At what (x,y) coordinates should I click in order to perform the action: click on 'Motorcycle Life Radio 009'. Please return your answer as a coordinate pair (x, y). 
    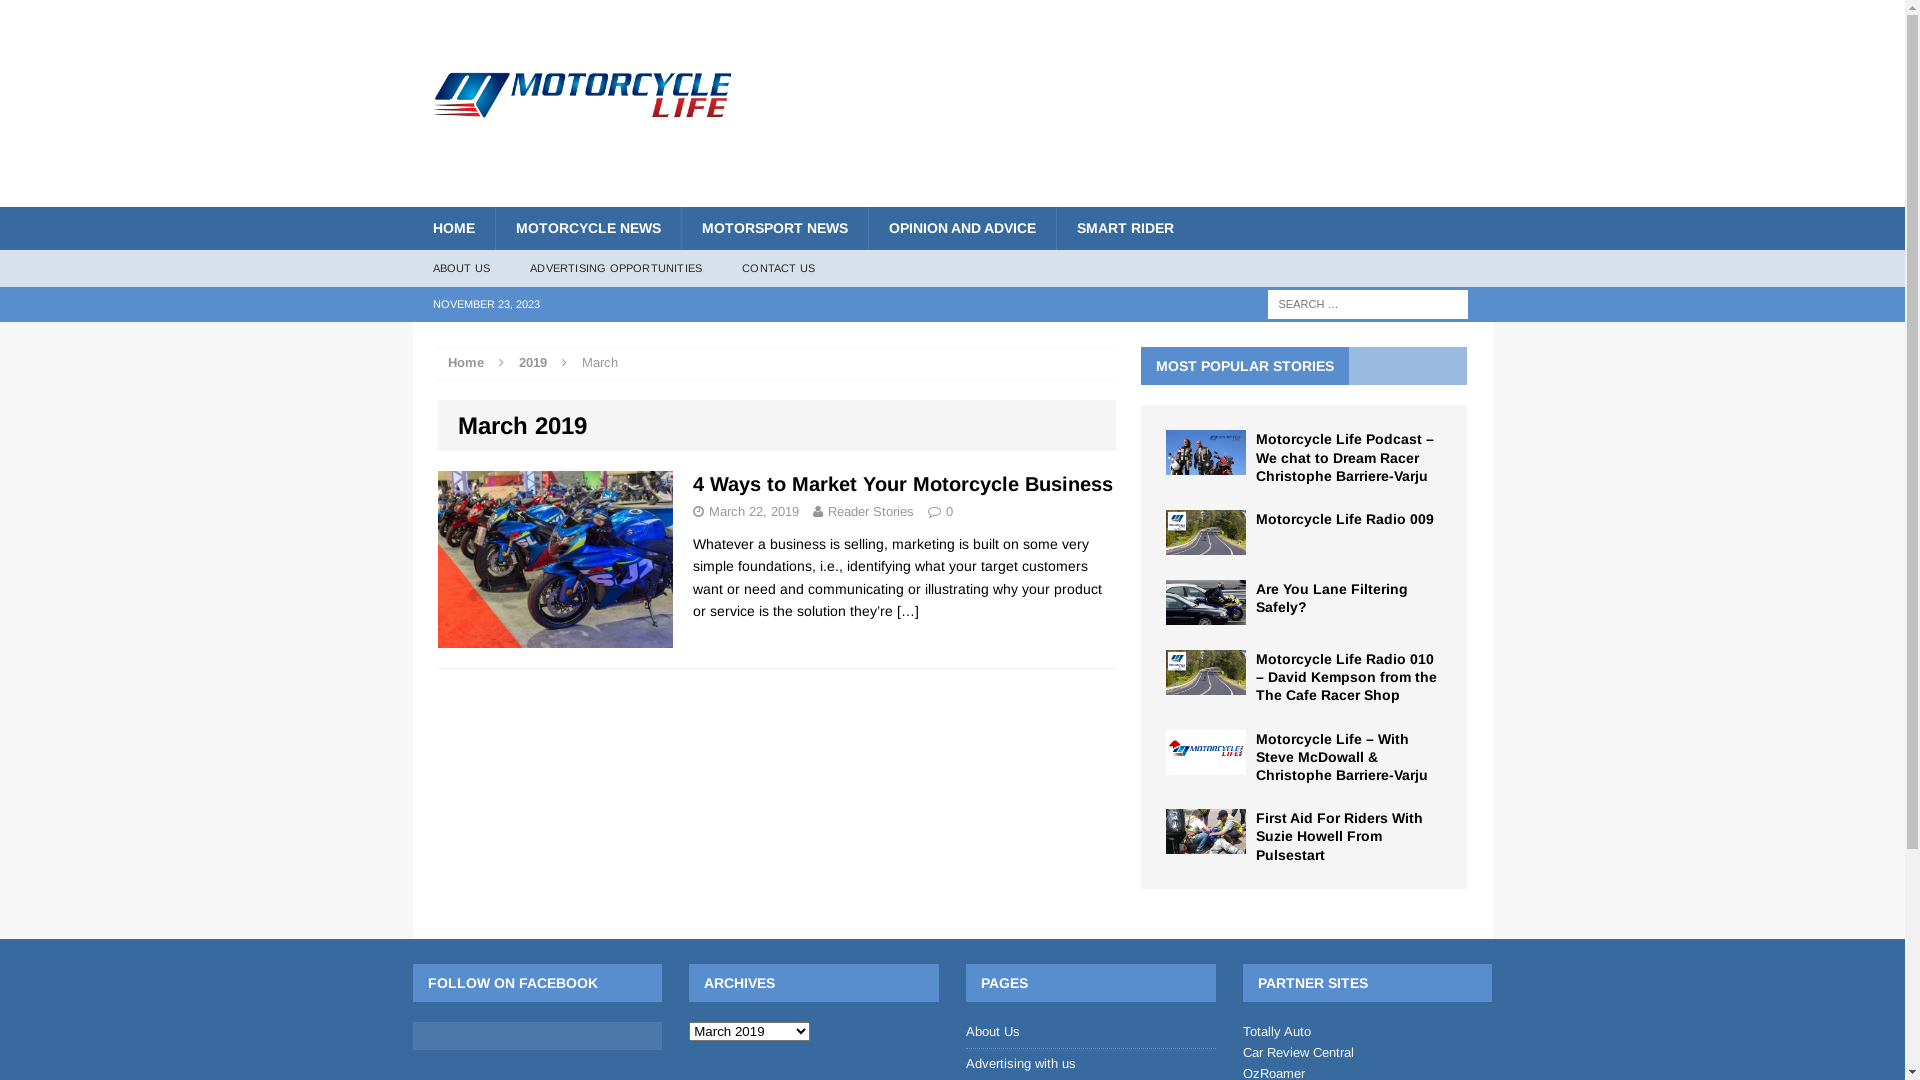
    Looking at the image, I should click on (1255, 518).